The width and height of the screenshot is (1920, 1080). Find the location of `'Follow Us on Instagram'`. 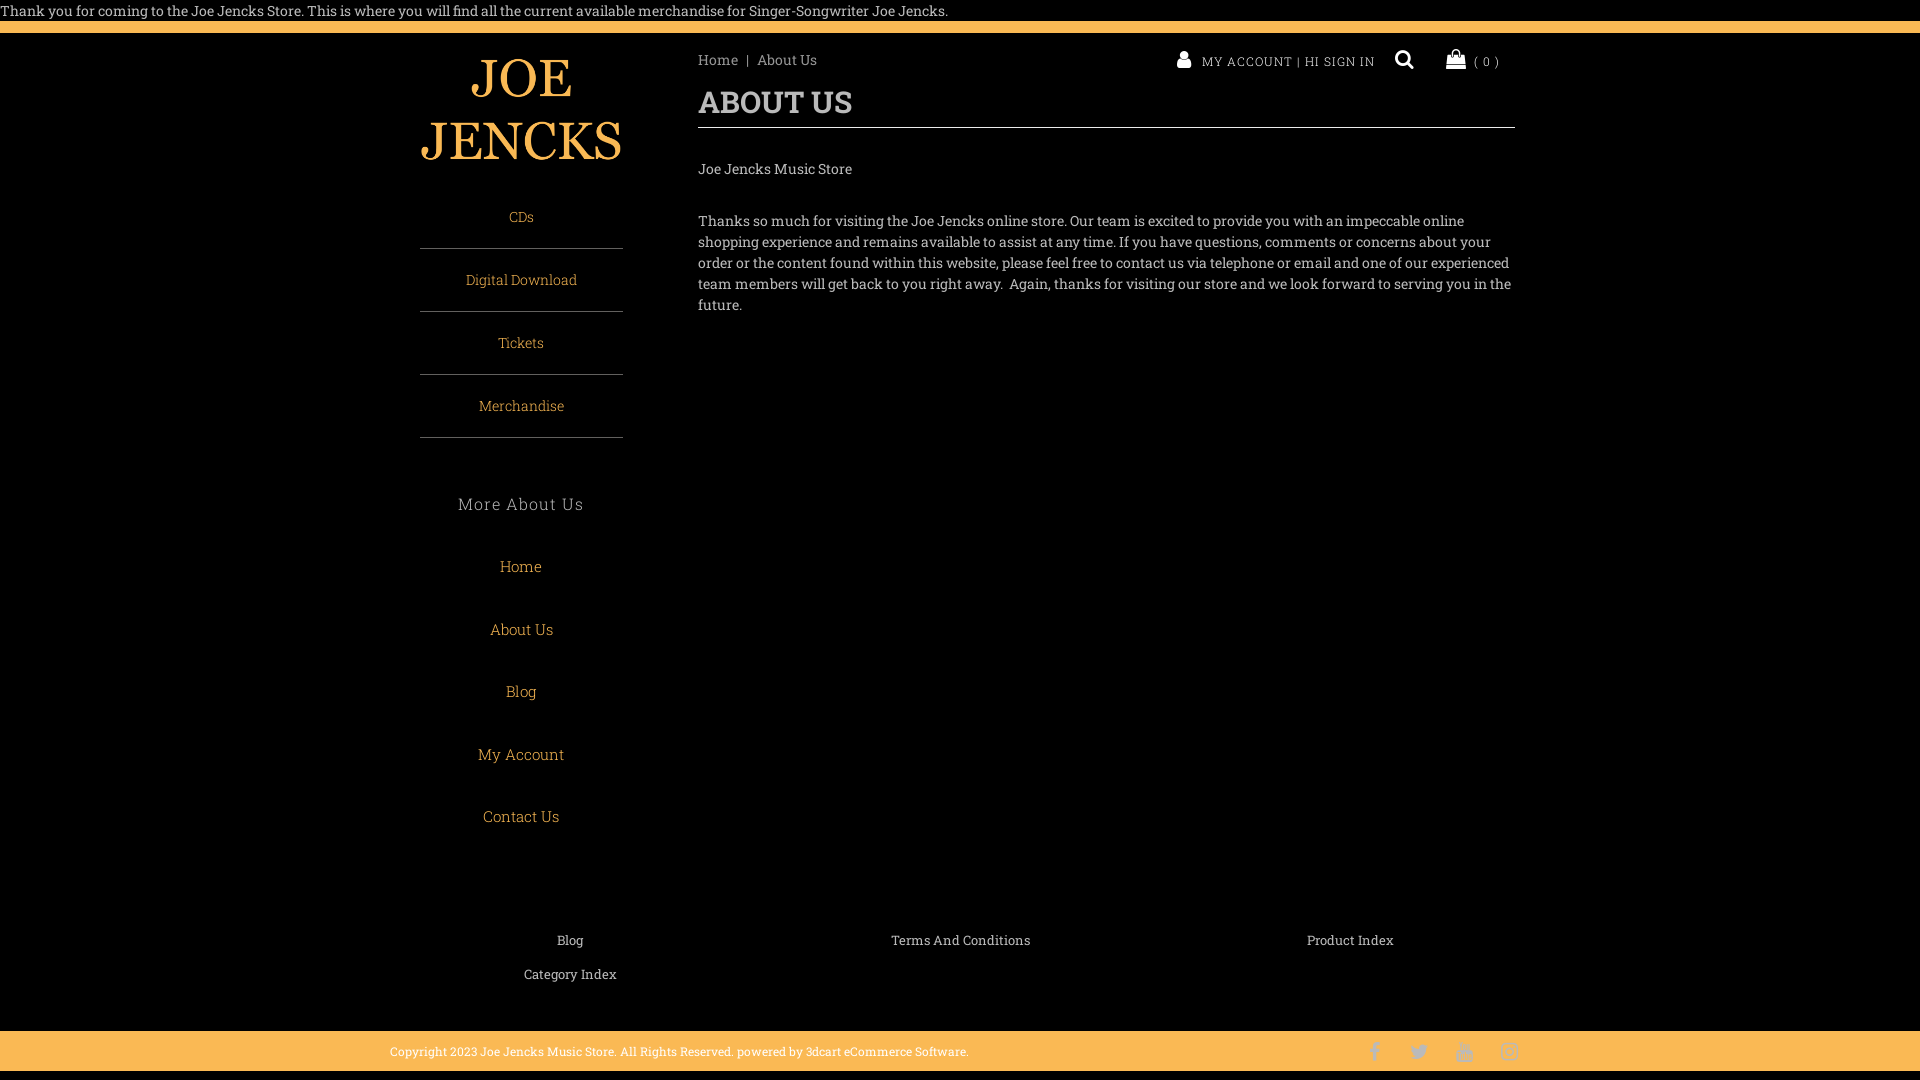

'Follow Us on Instagram' is located at coordinates (1508, 1048).